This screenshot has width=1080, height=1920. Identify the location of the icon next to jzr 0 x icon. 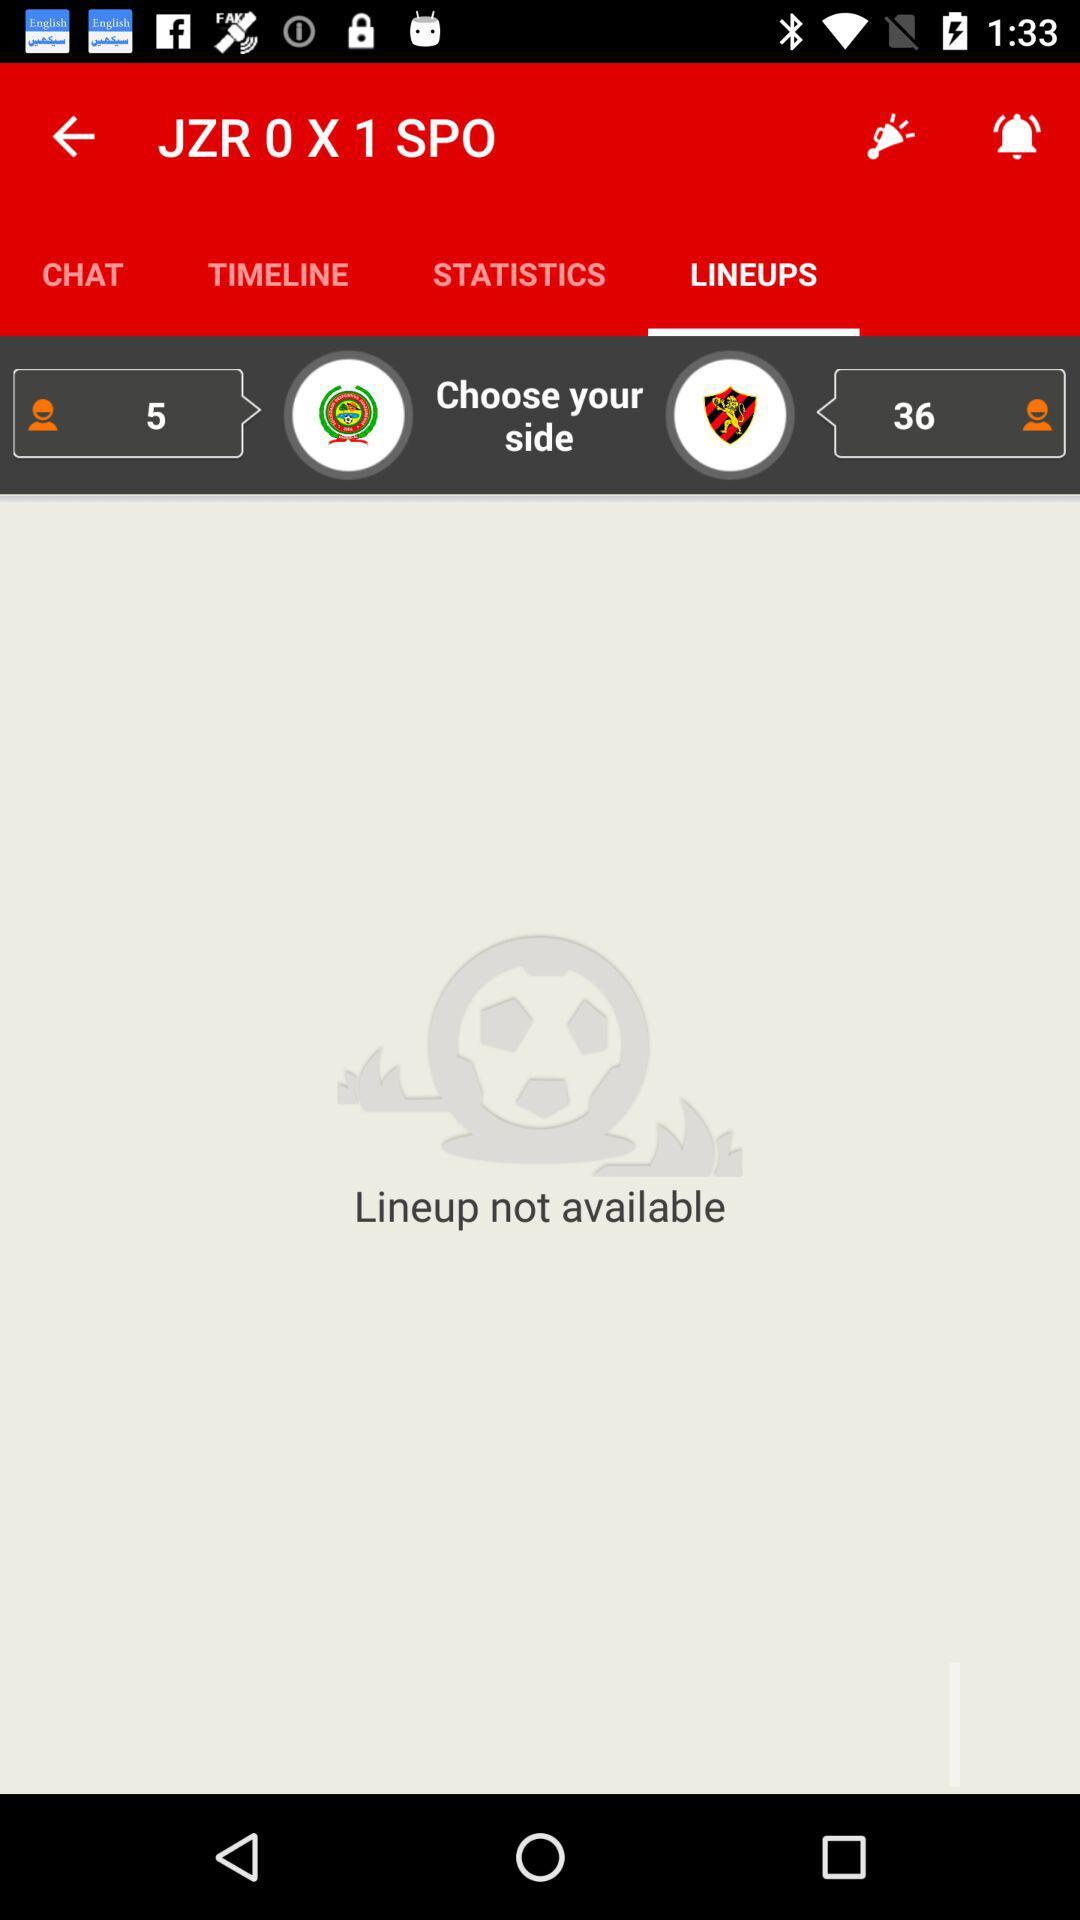
(72, 135).